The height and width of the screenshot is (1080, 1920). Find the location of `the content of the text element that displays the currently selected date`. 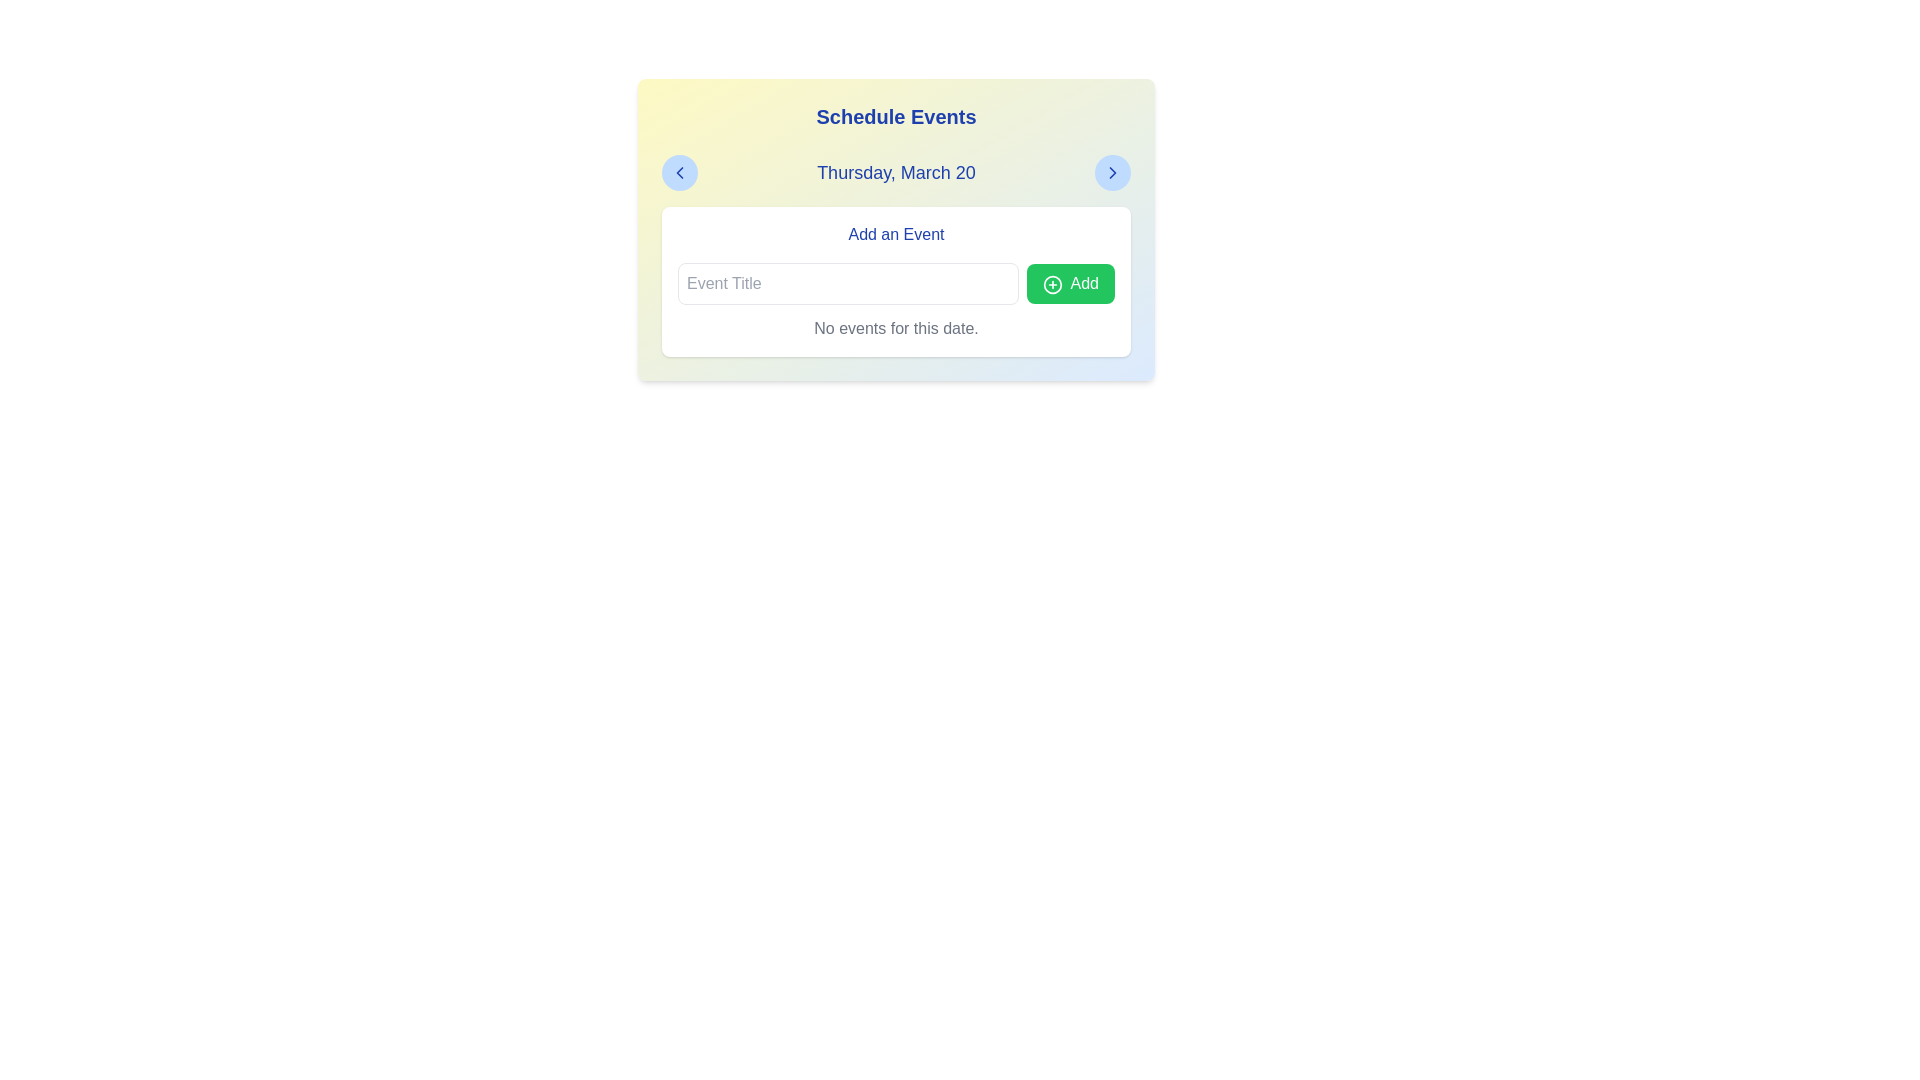

the content of the text element that displays the currently selected date is located at coordinates (895, 172).